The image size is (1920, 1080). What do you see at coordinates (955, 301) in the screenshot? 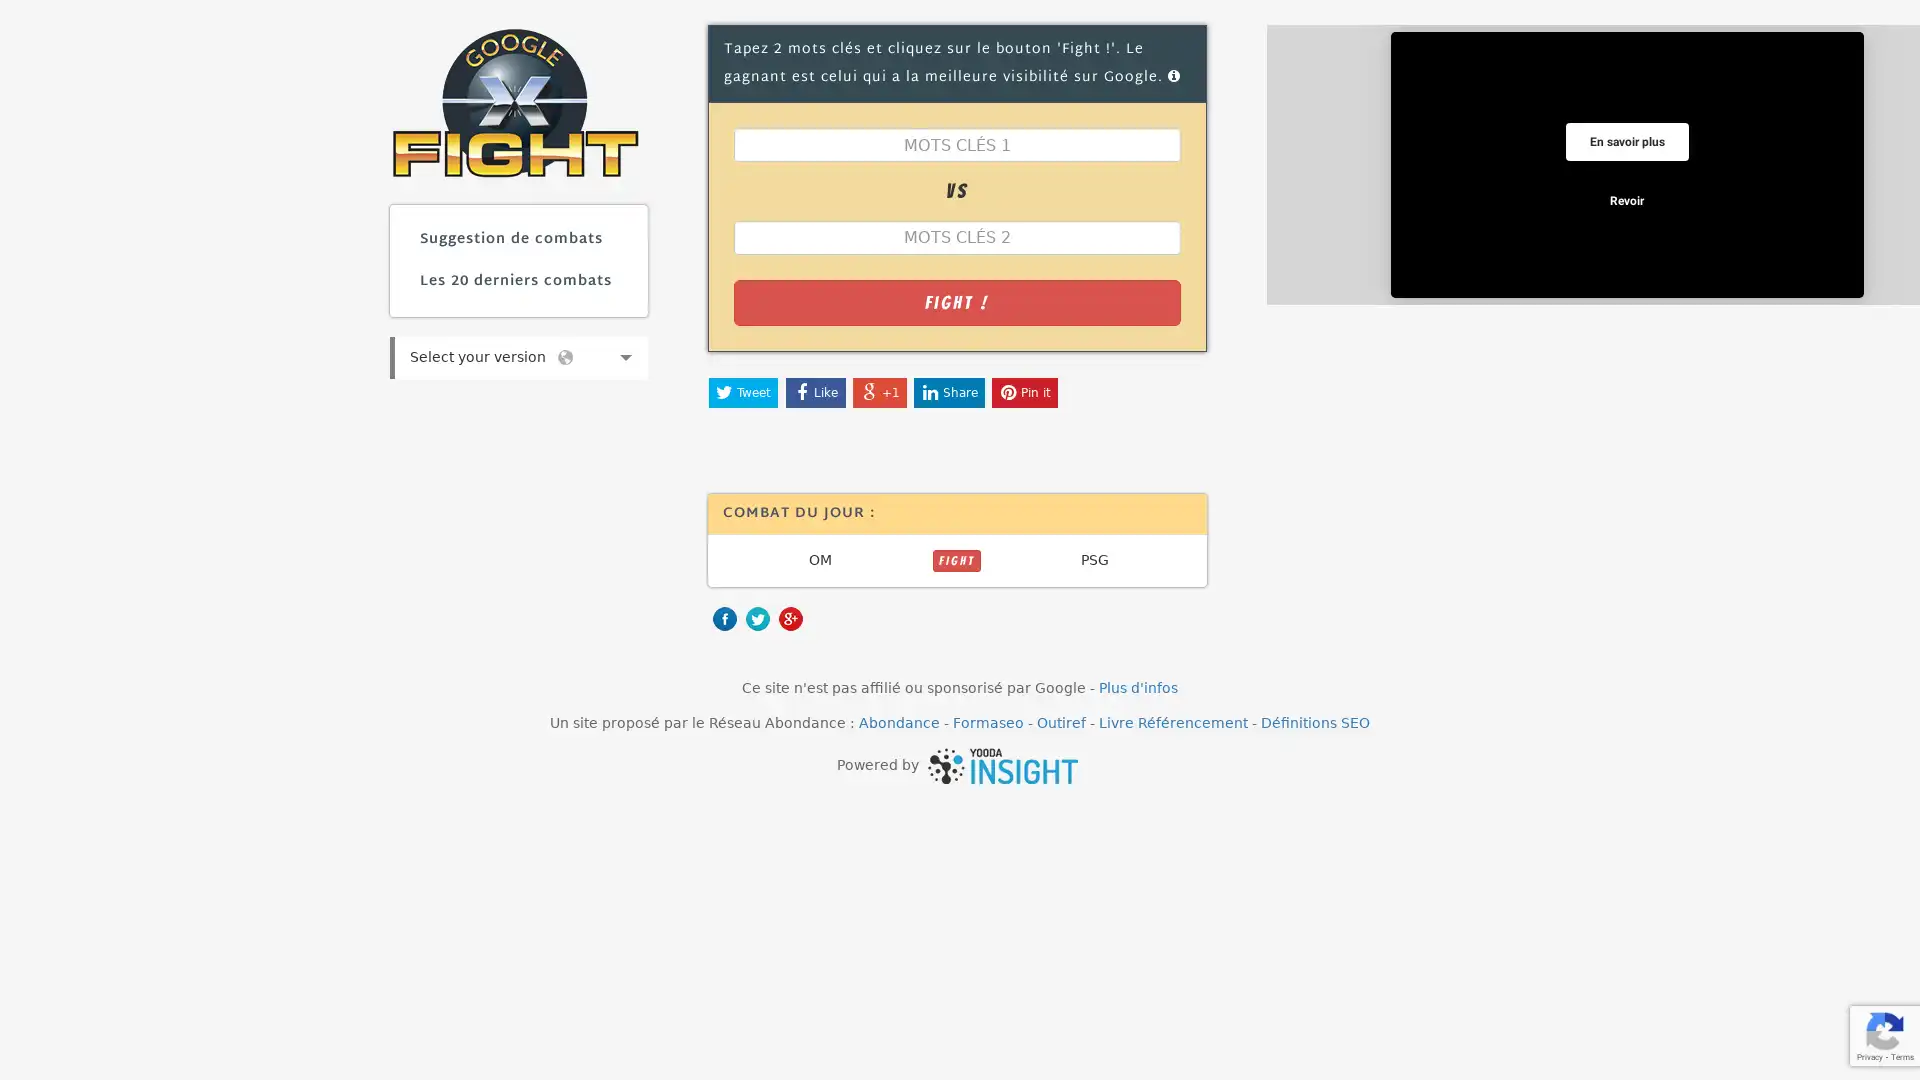
I see `Fight !` at bounding box center [955, 301].